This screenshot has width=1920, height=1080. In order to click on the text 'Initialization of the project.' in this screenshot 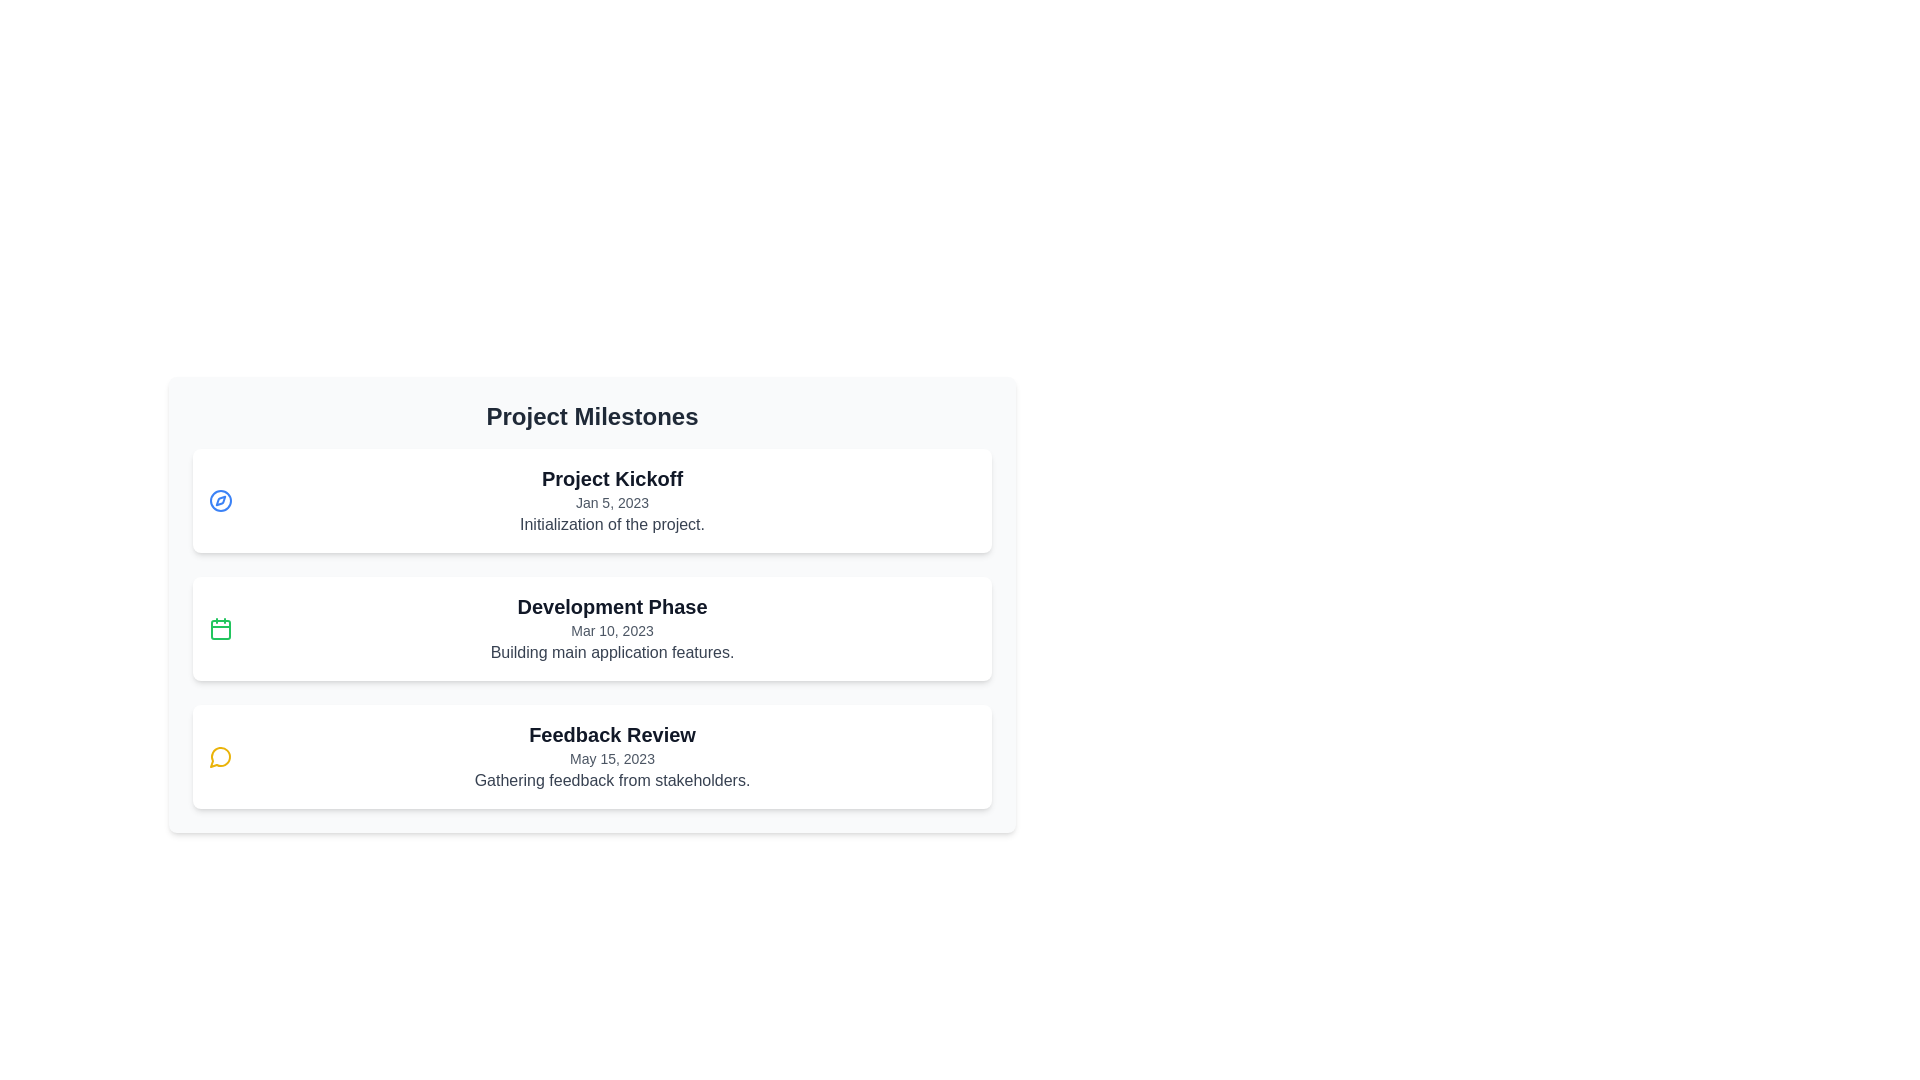, I will do `click(611, 523)`.